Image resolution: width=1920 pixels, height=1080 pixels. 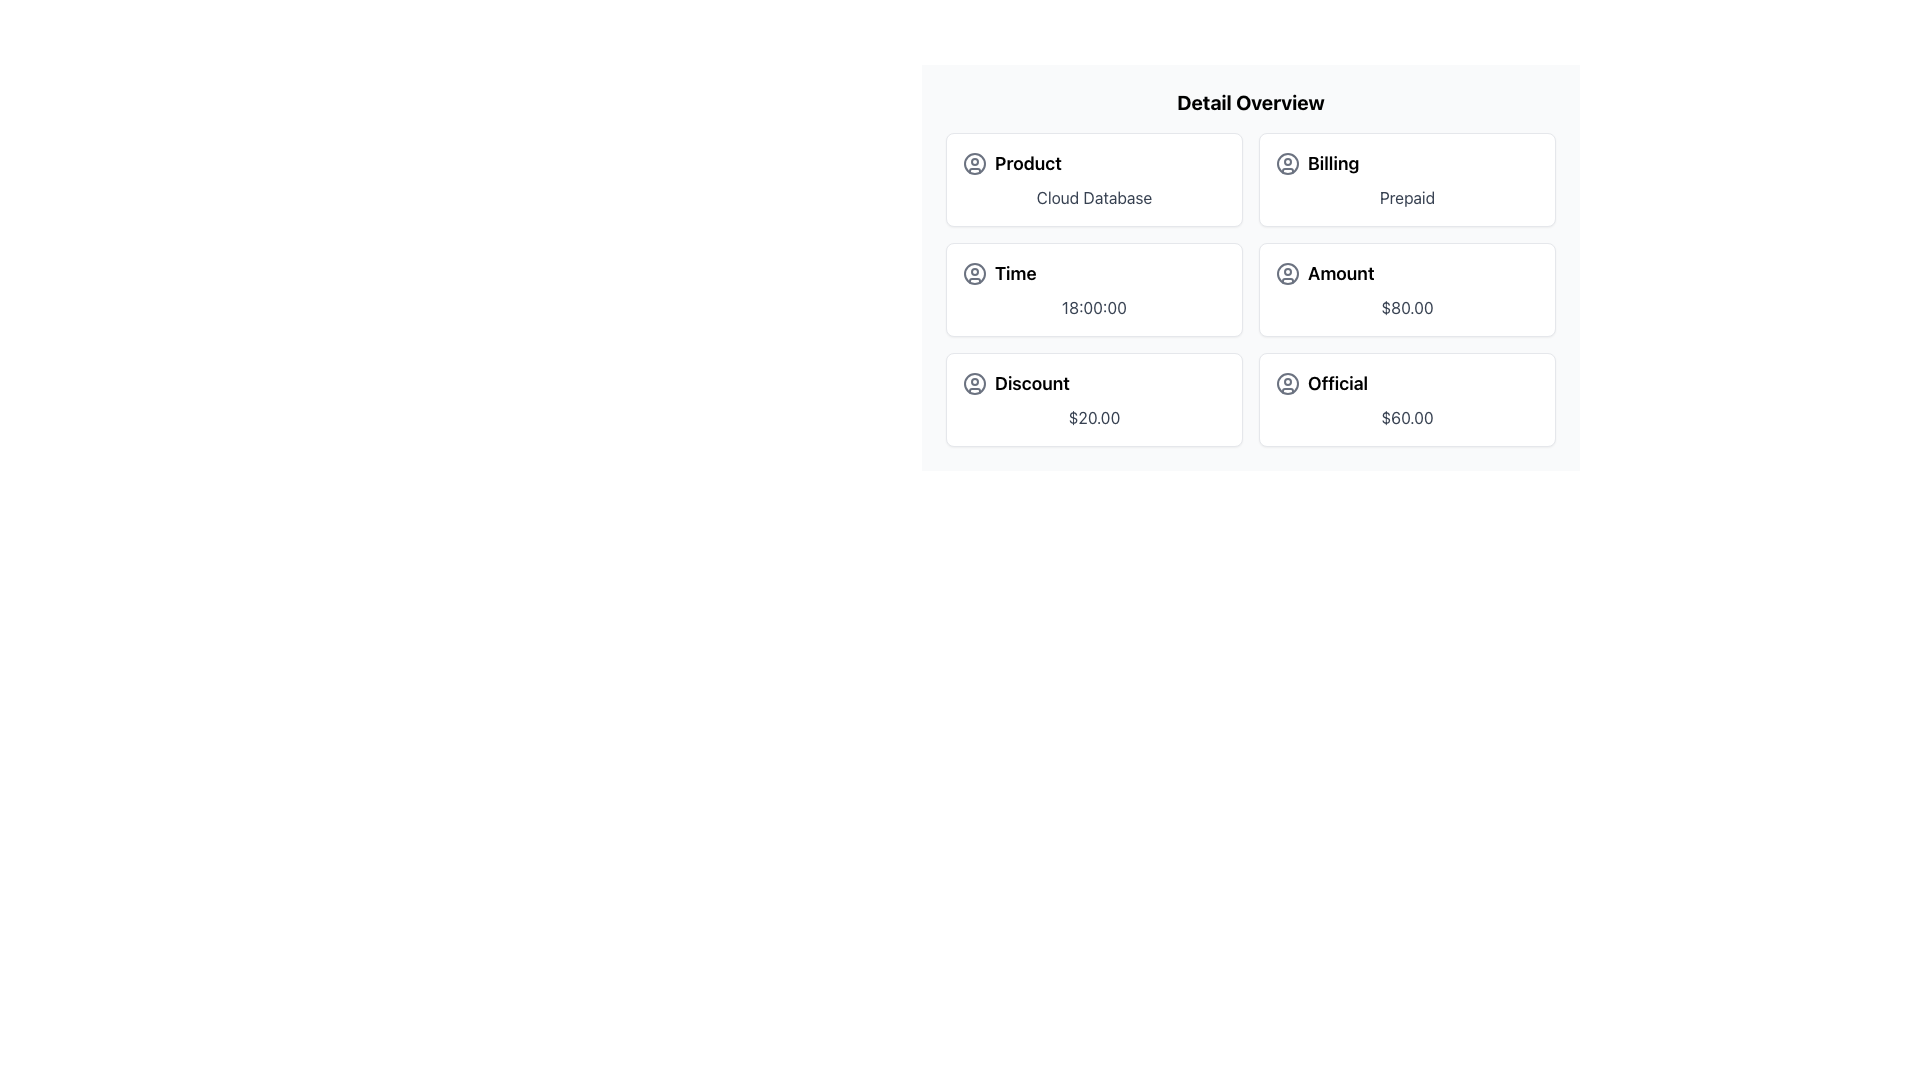 I want to click on the user avatar icon, which is a circular outline with a smaller circle inside, located in the top-center section of the 'Billing' card, to the left of the 'Billing' label, so click(x=1287, y=163).